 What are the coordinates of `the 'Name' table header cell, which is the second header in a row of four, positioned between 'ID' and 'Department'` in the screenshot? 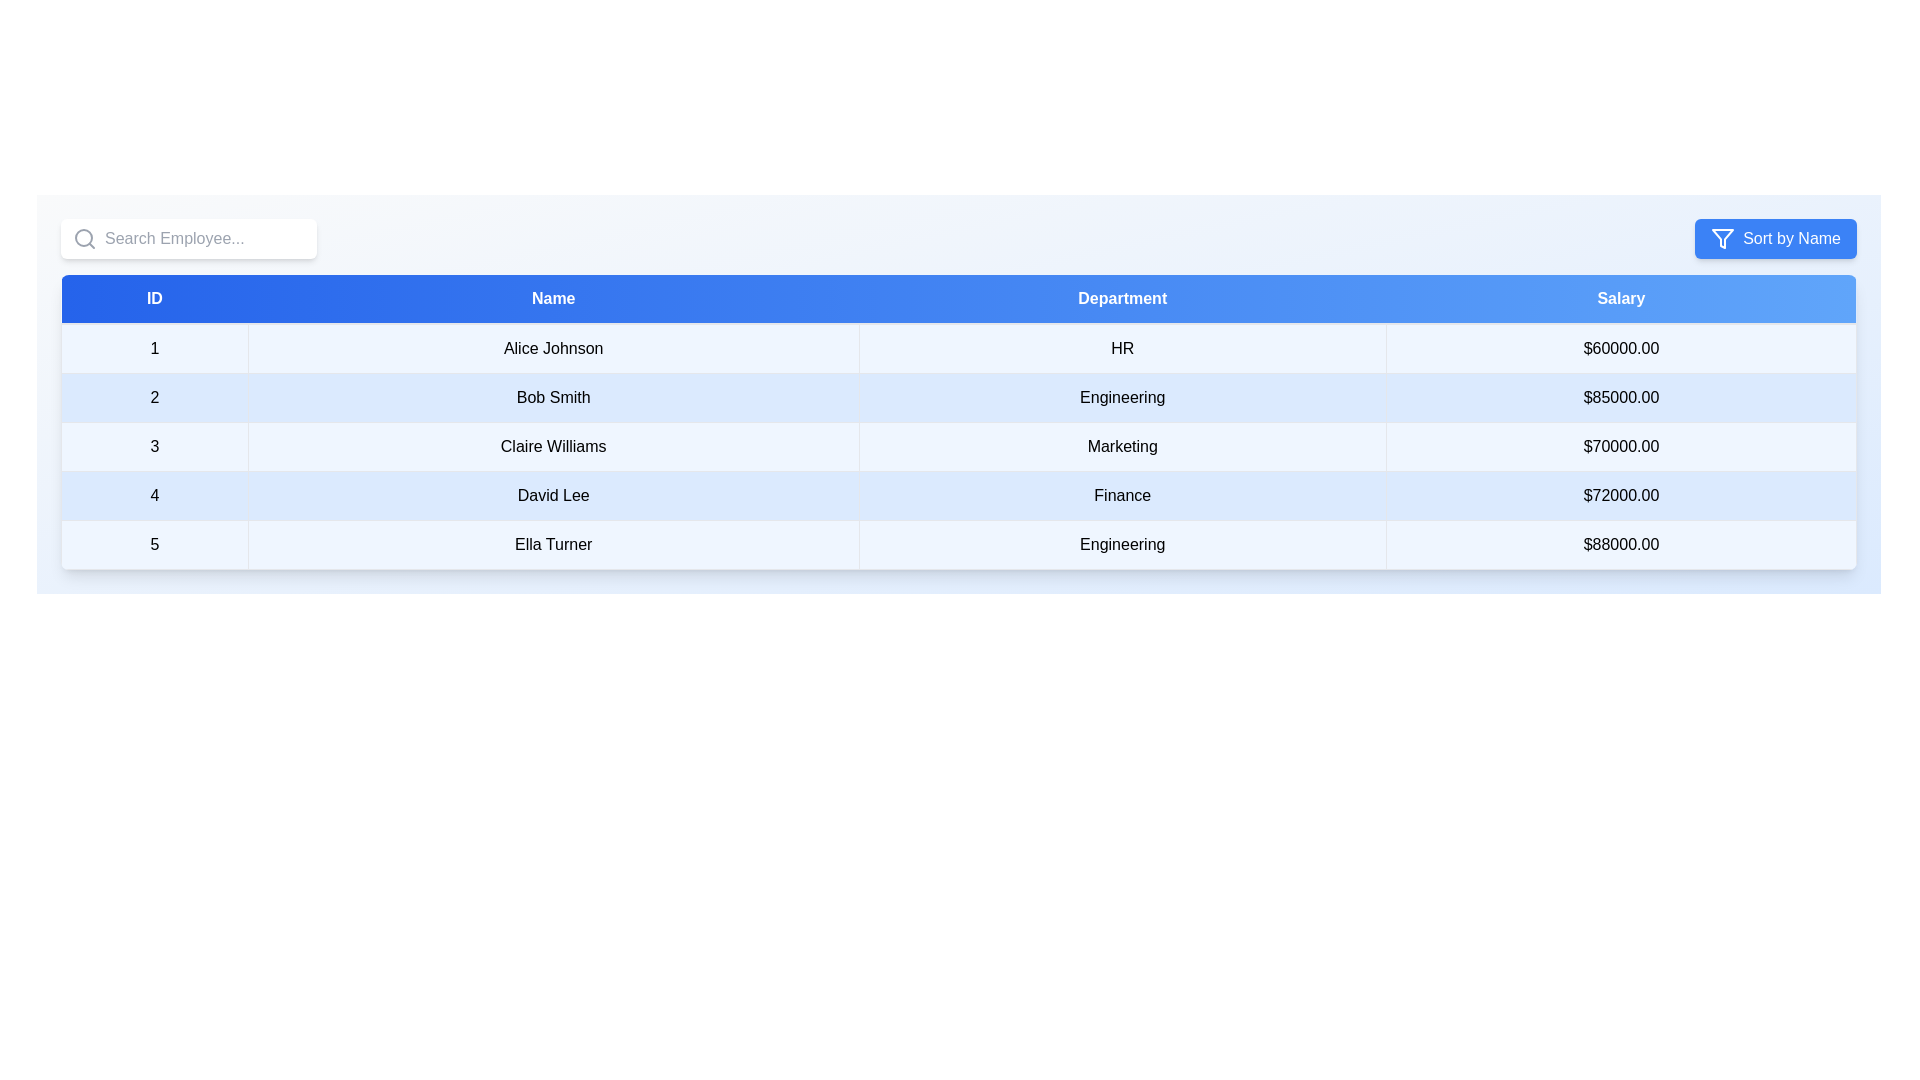 It's located at (553, 299).